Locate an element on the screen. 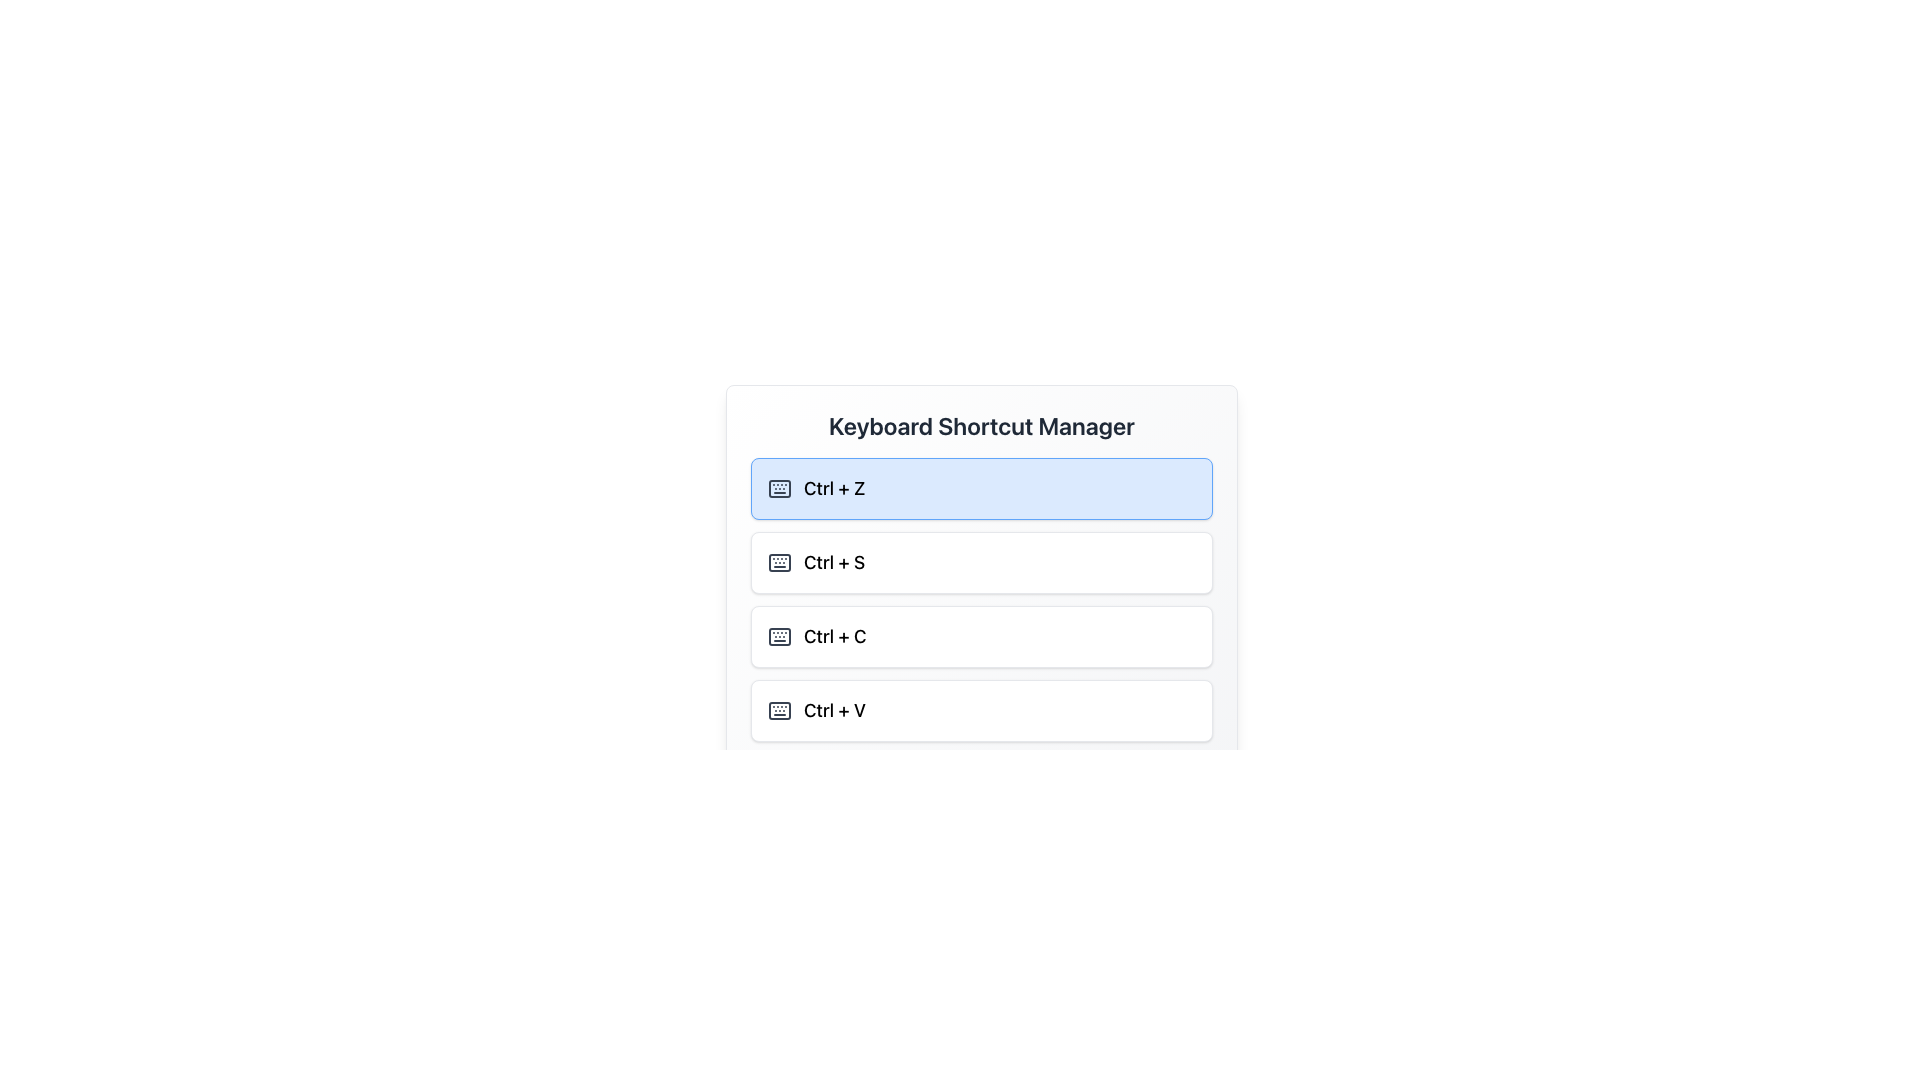  the title 'Keyboard Shortcut Manager' which is a bold heading centered at the top of the panel displaying shortcut options is located at coordinates (982, 424).